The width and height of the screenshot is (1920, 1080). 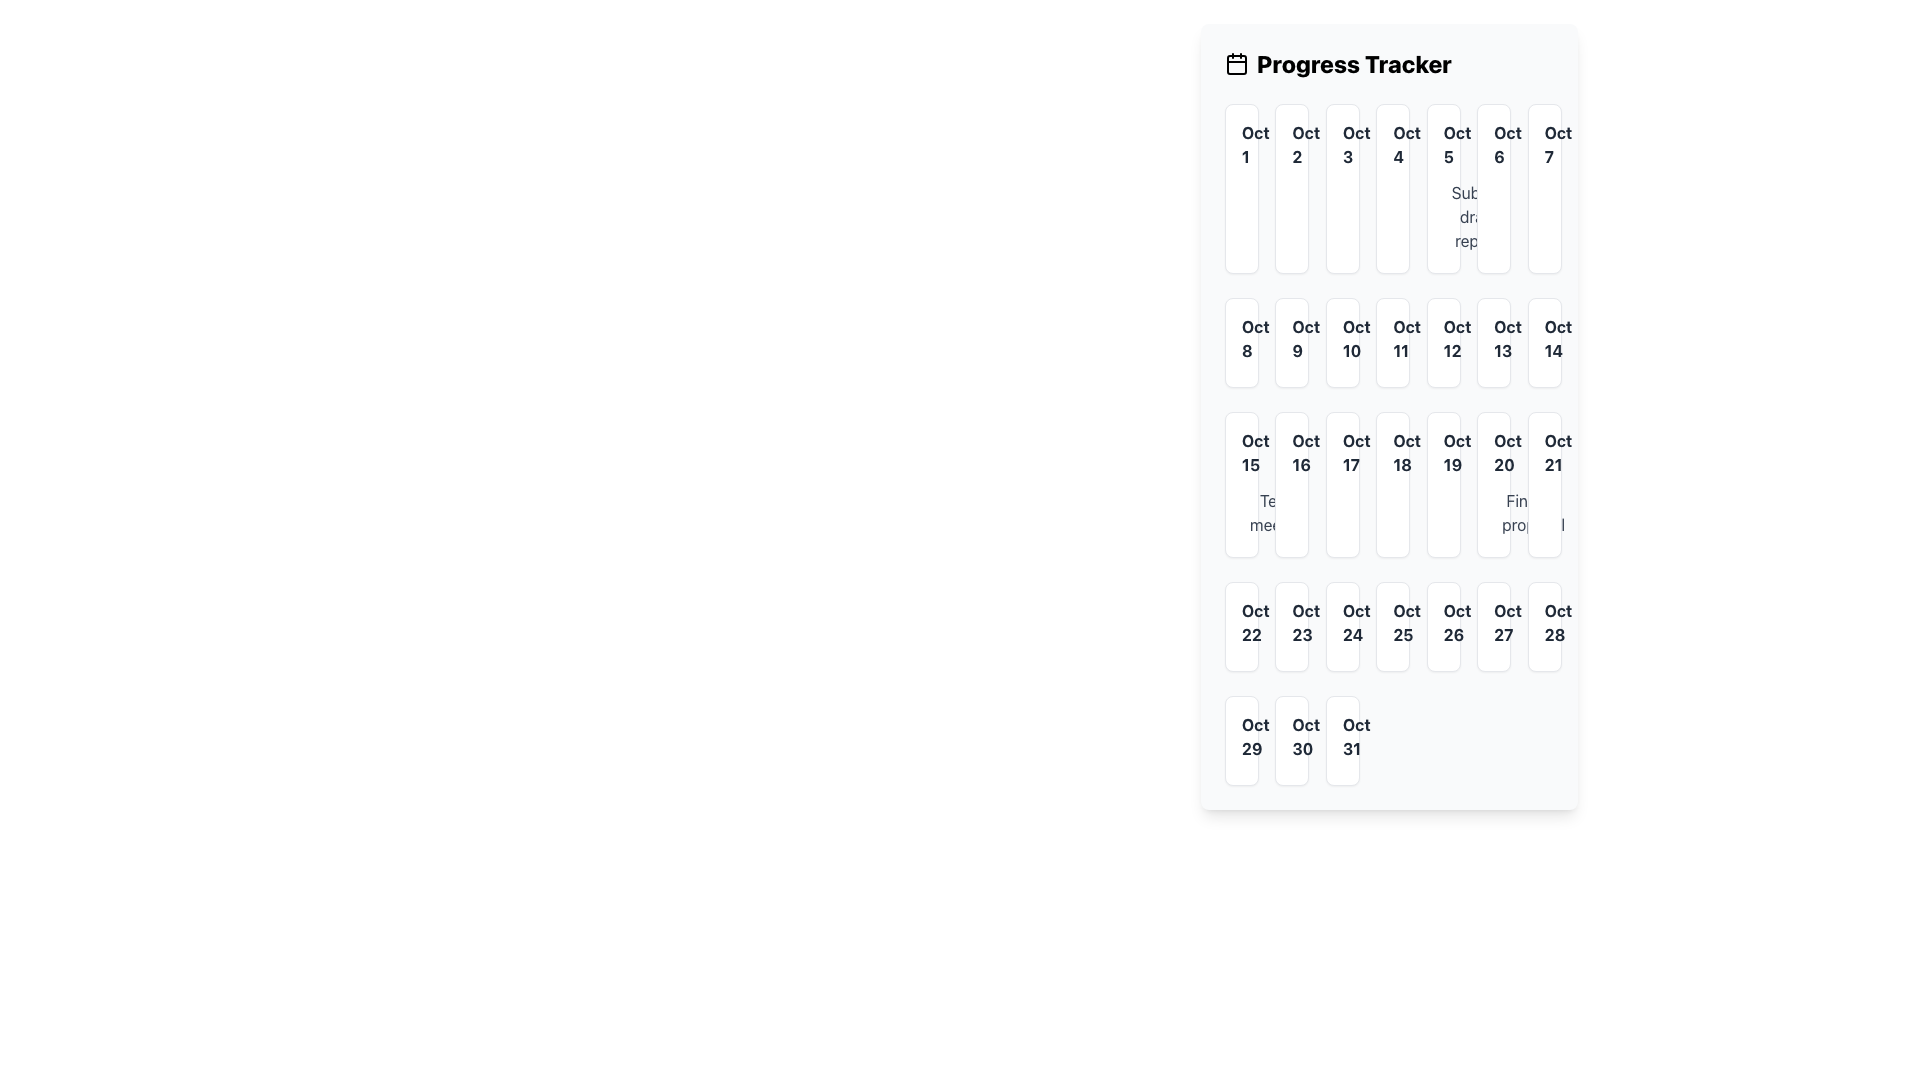 I want to click on the Calendar Day Box representing October 30th, so click(x=1292, y=740).